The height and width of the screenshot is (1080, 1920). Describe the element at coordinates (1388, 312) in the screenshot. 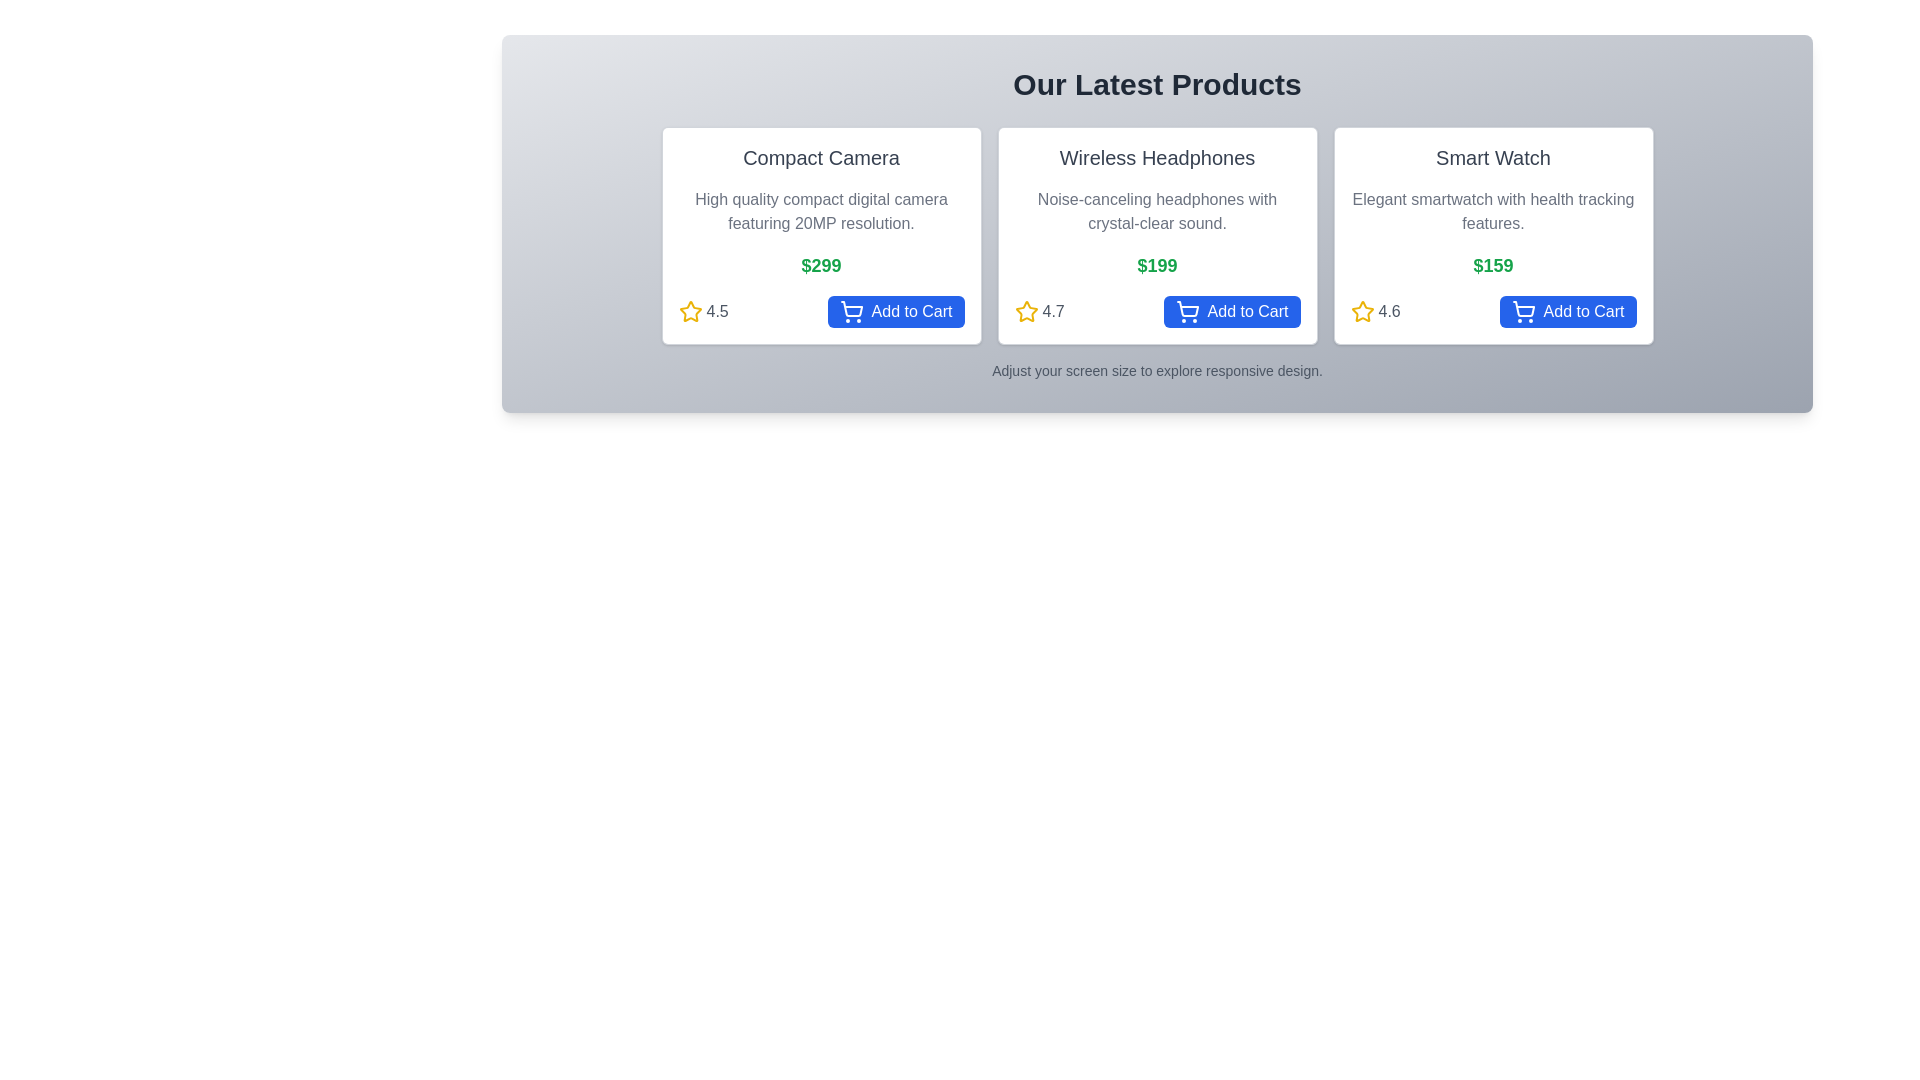

I see `the text label displaying the average user rating score for the 'Smart Watch' product, which is located to the right of the yellow star icon in the product card` at that location.